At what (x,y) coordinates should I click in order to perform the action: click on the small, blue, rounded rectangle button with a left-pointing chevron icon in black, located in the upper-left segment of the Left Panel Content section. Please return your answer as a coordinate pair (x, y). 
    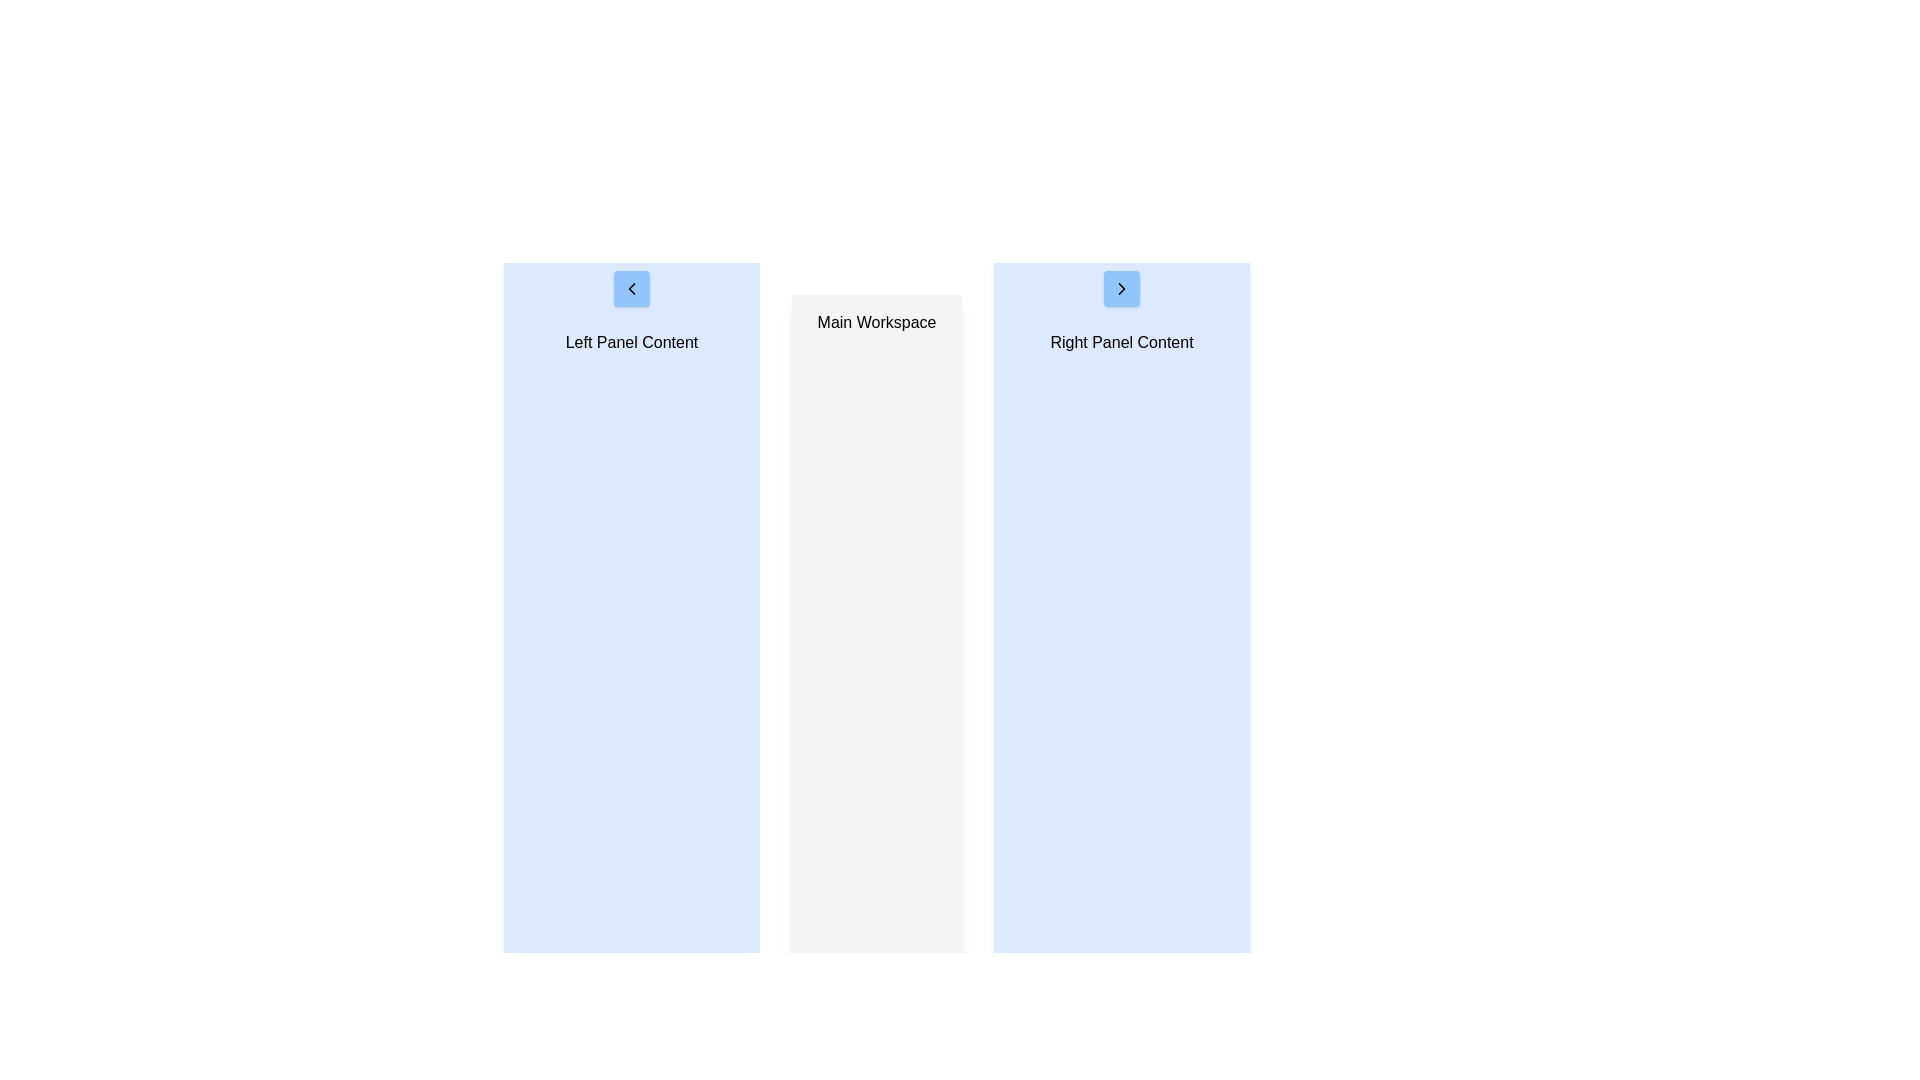
    Looking at the image, I should click on (631, 289).